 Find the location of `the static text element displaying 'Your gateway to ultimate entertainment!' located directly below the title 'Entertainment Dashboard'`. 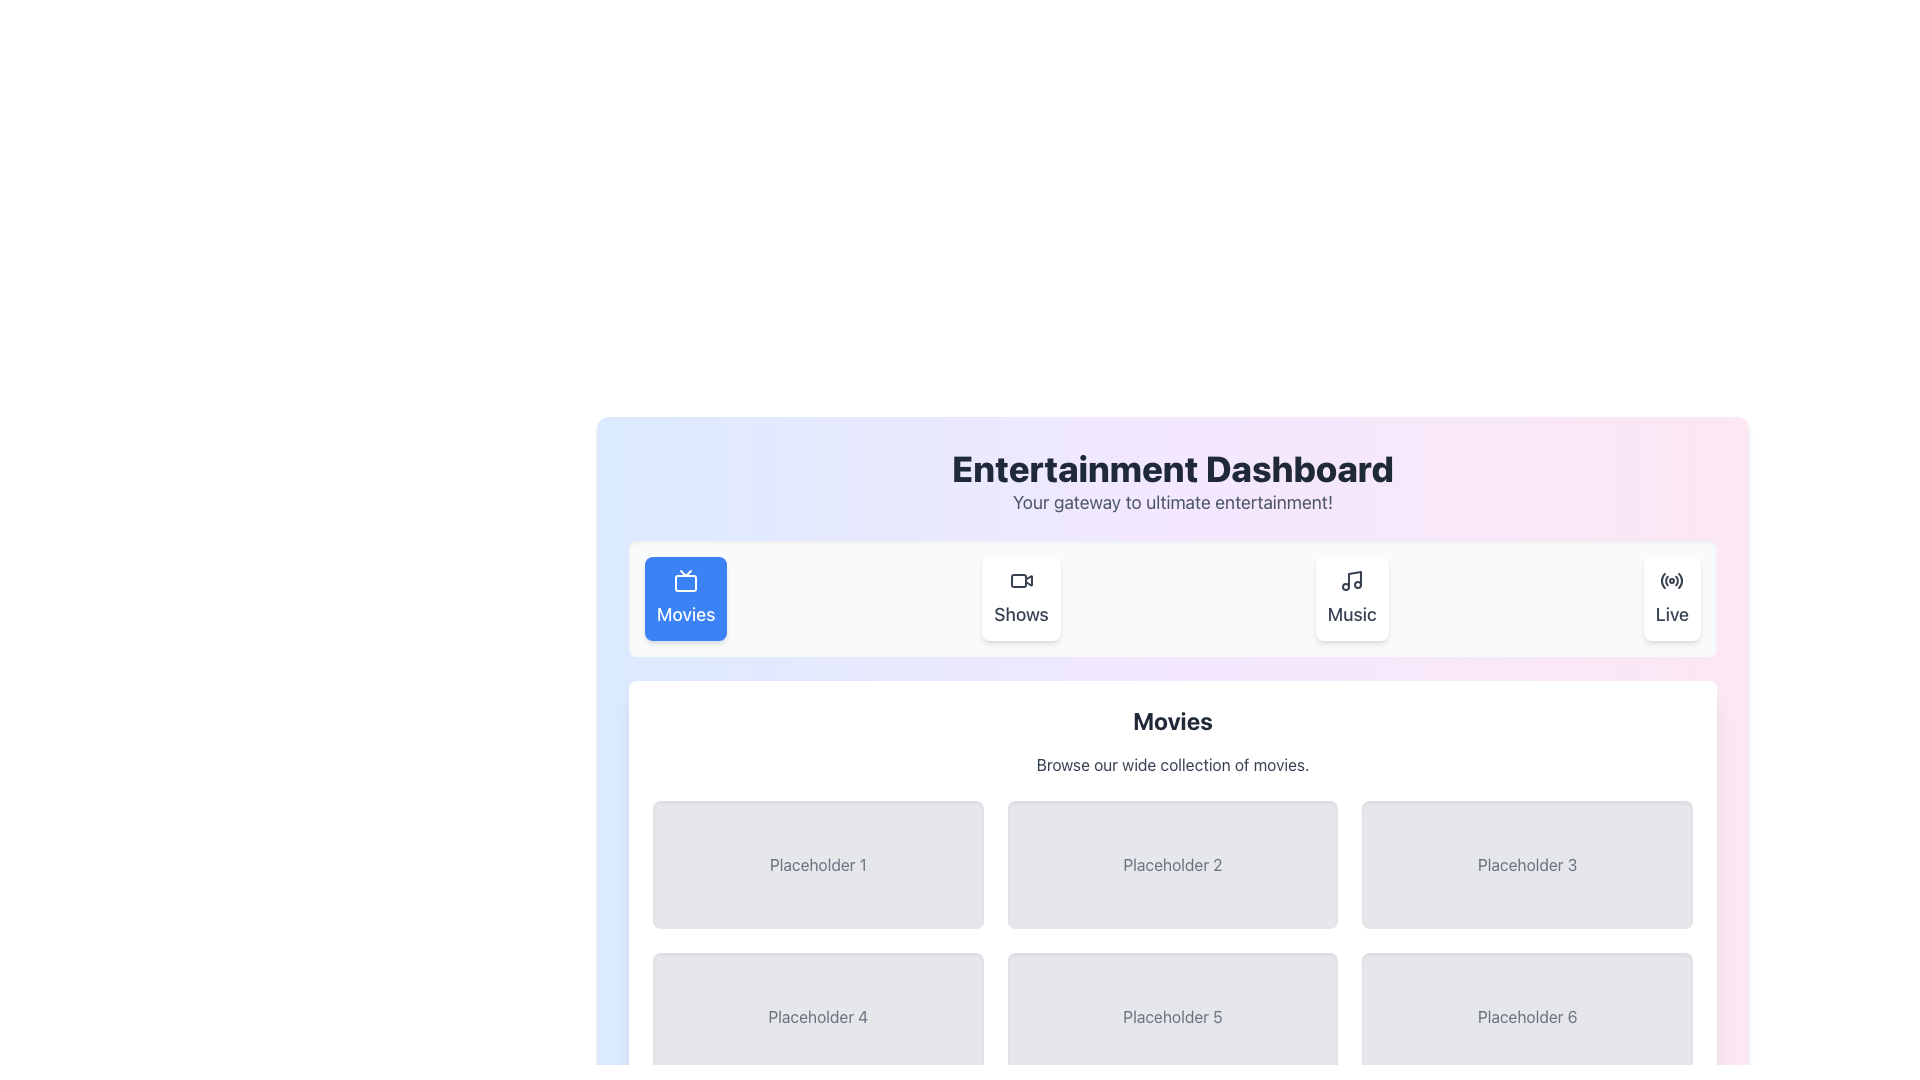

the static text element displaying 'Your gateway to ultimate entertainment!' located directly below the title 'Entertainment Dashboard' is located at coordinates (1172, 501).